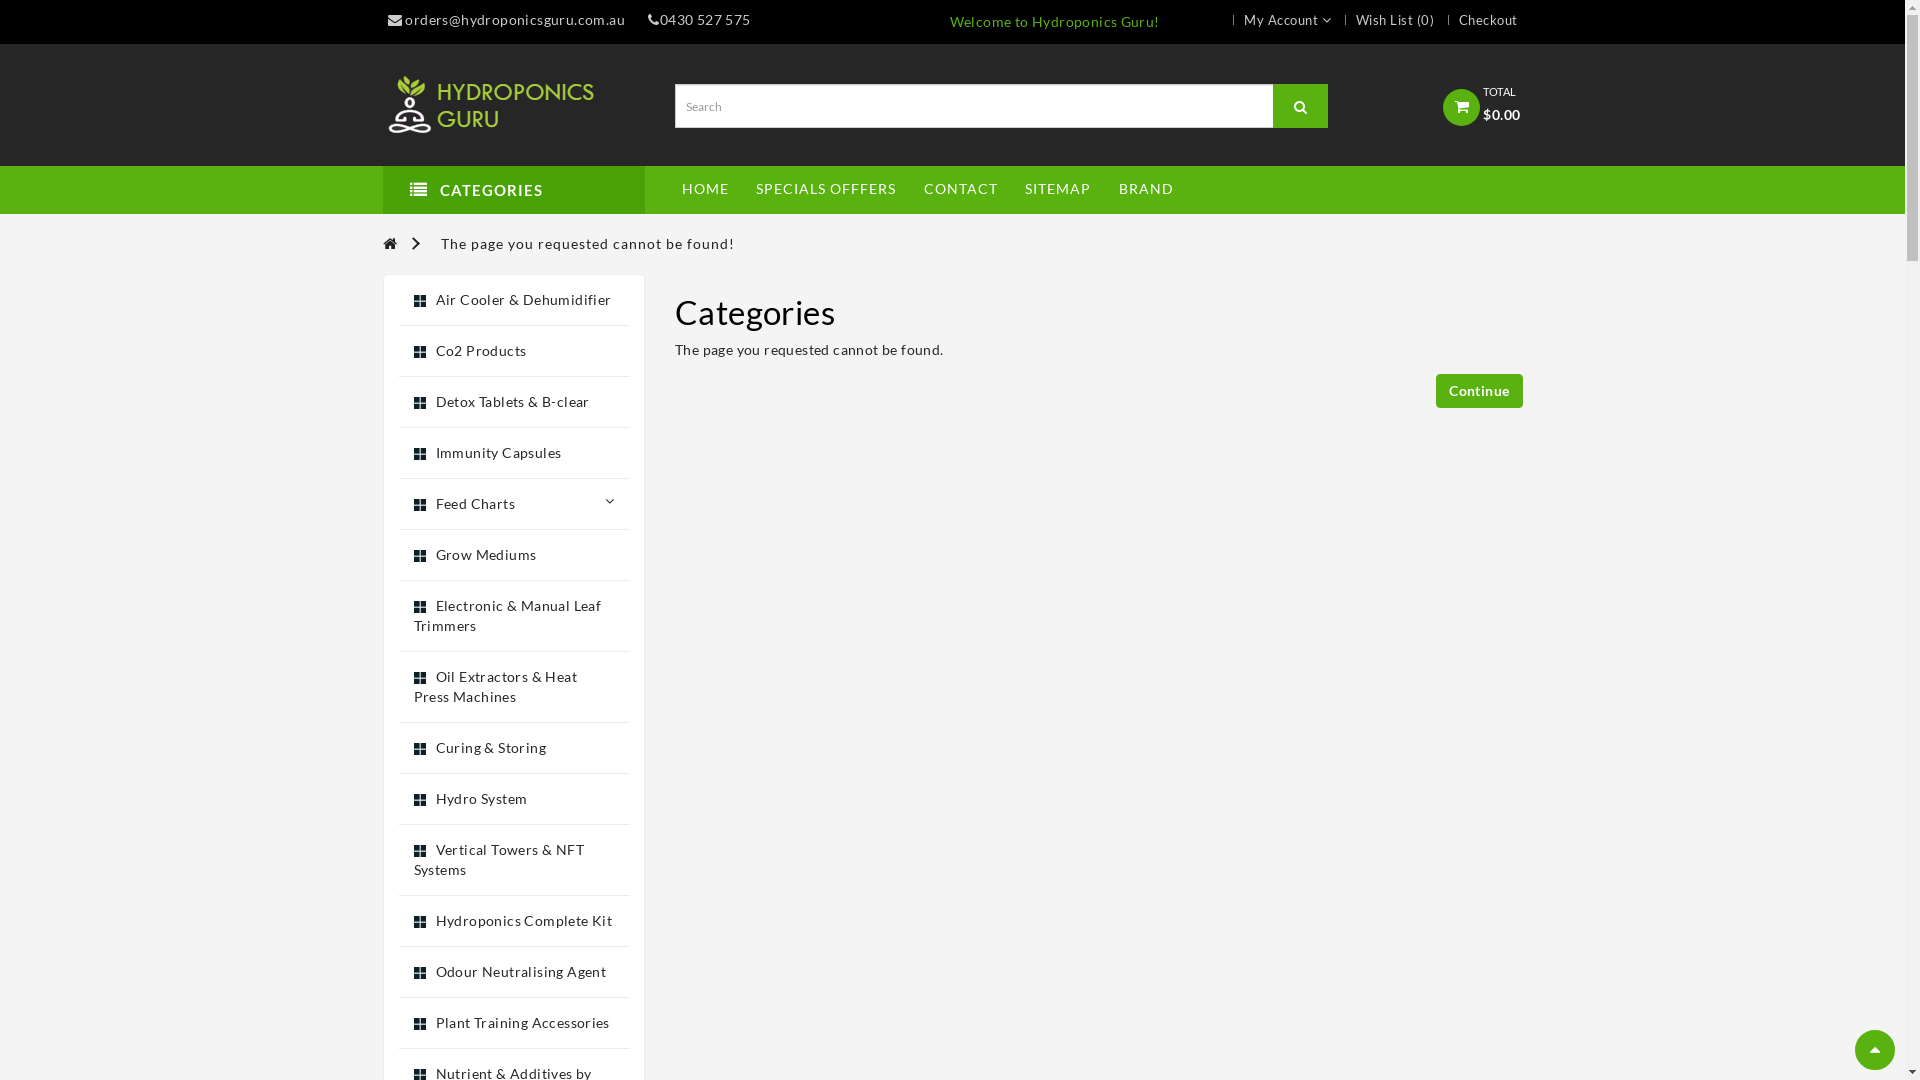  What do you see at coordinates (1056, 189) in the screenshot?
I see `'SITEMAP'` at bounding box center [1056, 189].